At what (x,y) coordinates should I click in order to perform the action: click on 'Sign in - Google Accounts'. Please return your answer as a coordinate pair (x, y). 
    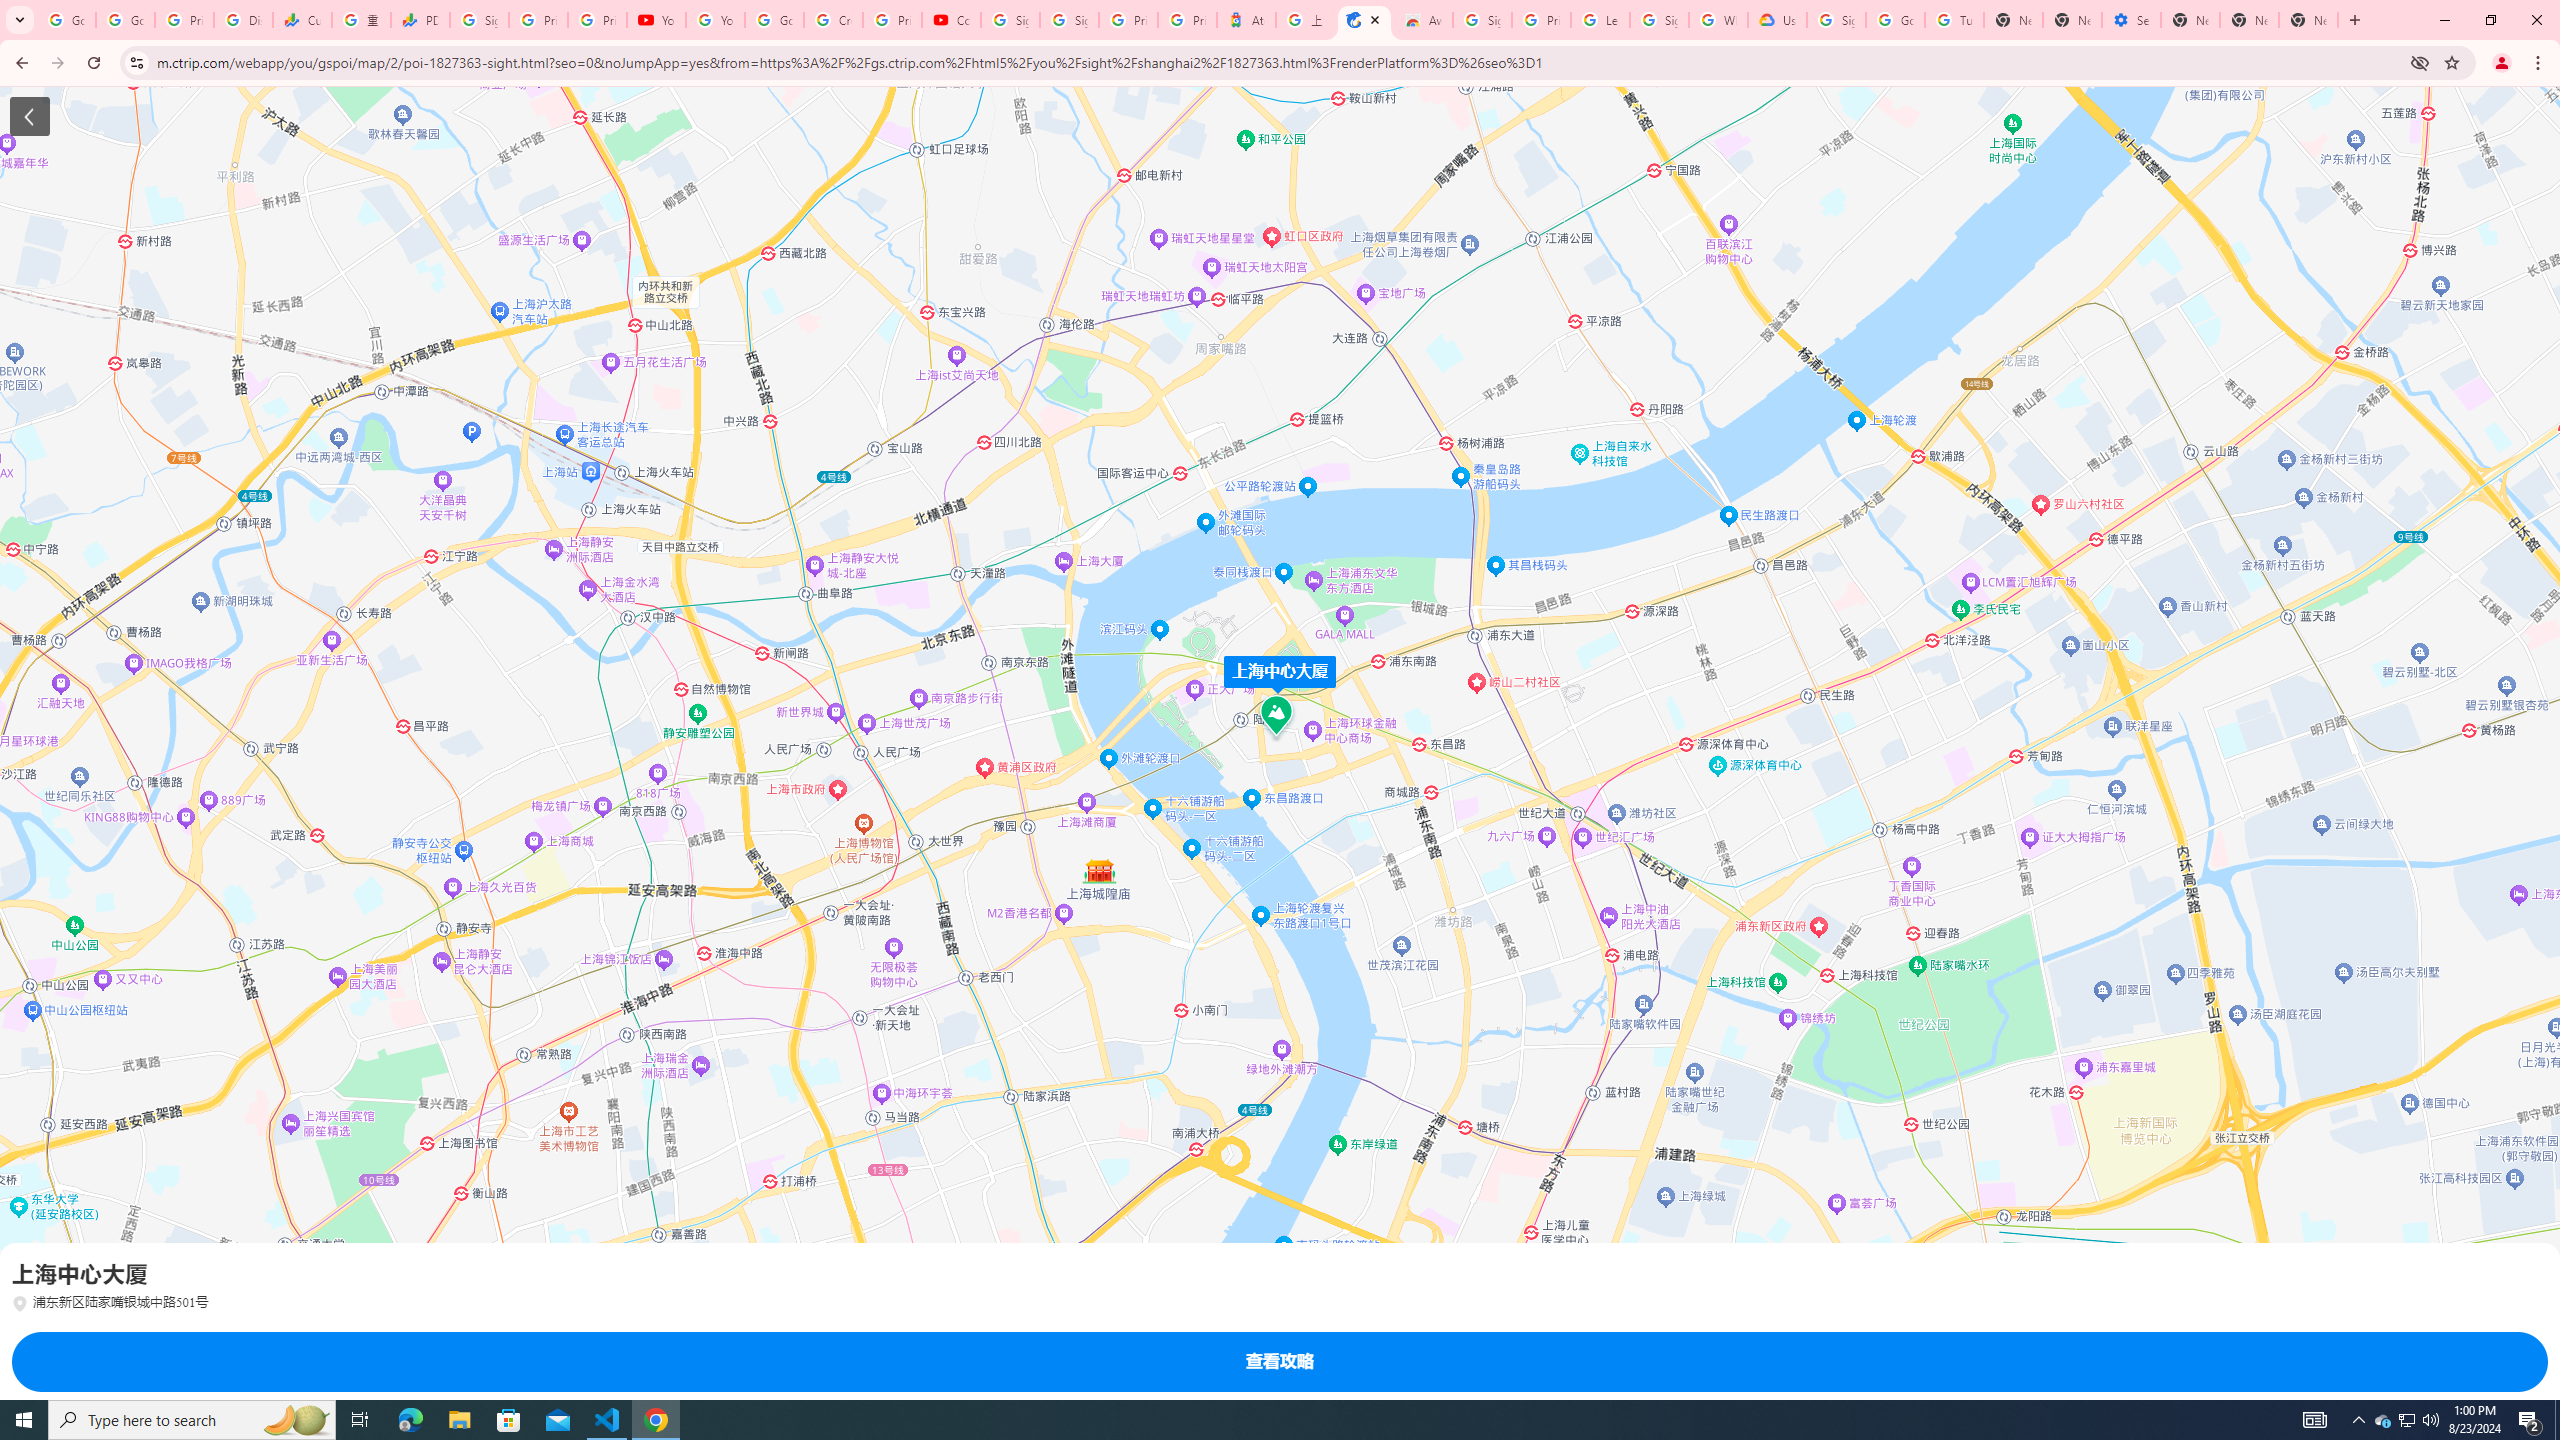
    Looking at the image, I should click on (1834, 19).